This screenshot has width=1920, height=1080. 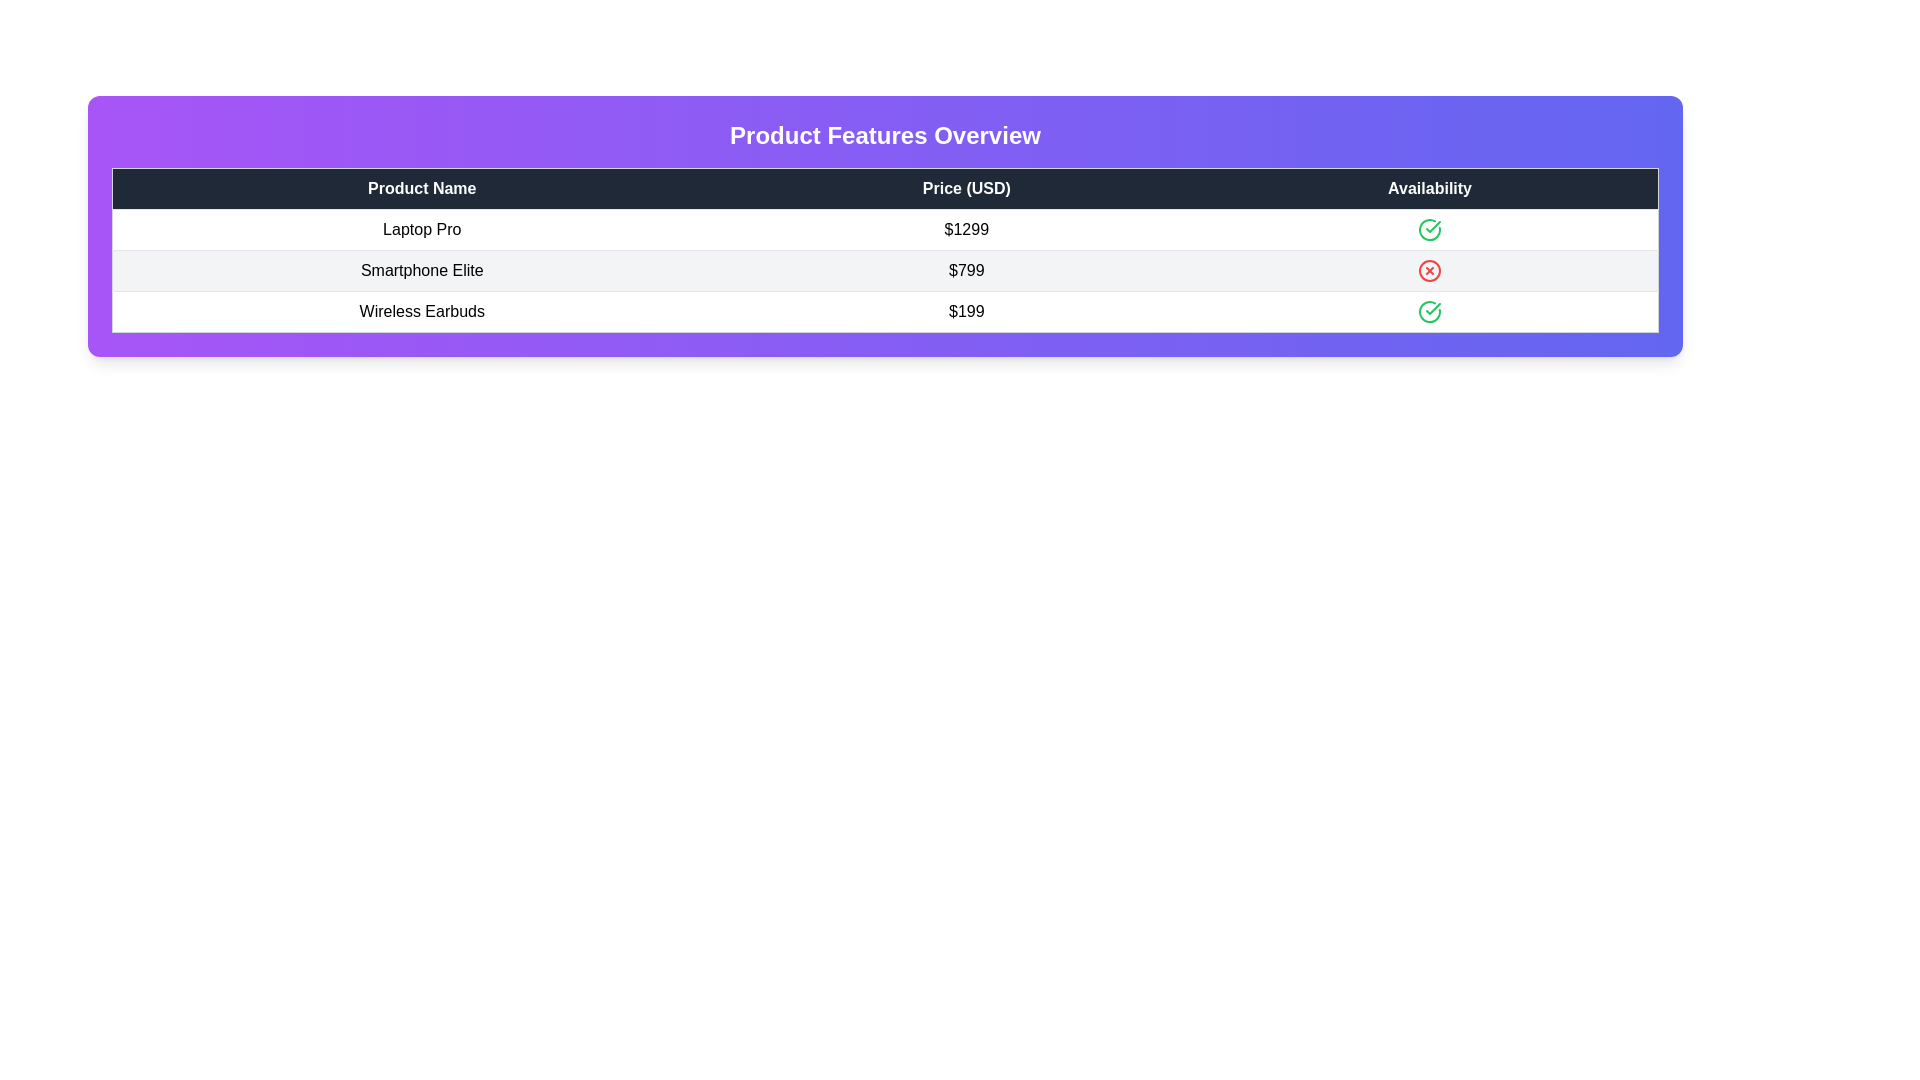 What do you see at coordinates (1429, 270) in the screenshot?
I see `the 'not available' icon in the 'Availability' column for the product 'Smartphone Elite', located in the second row of the table` at bounding box center [1429, 270].